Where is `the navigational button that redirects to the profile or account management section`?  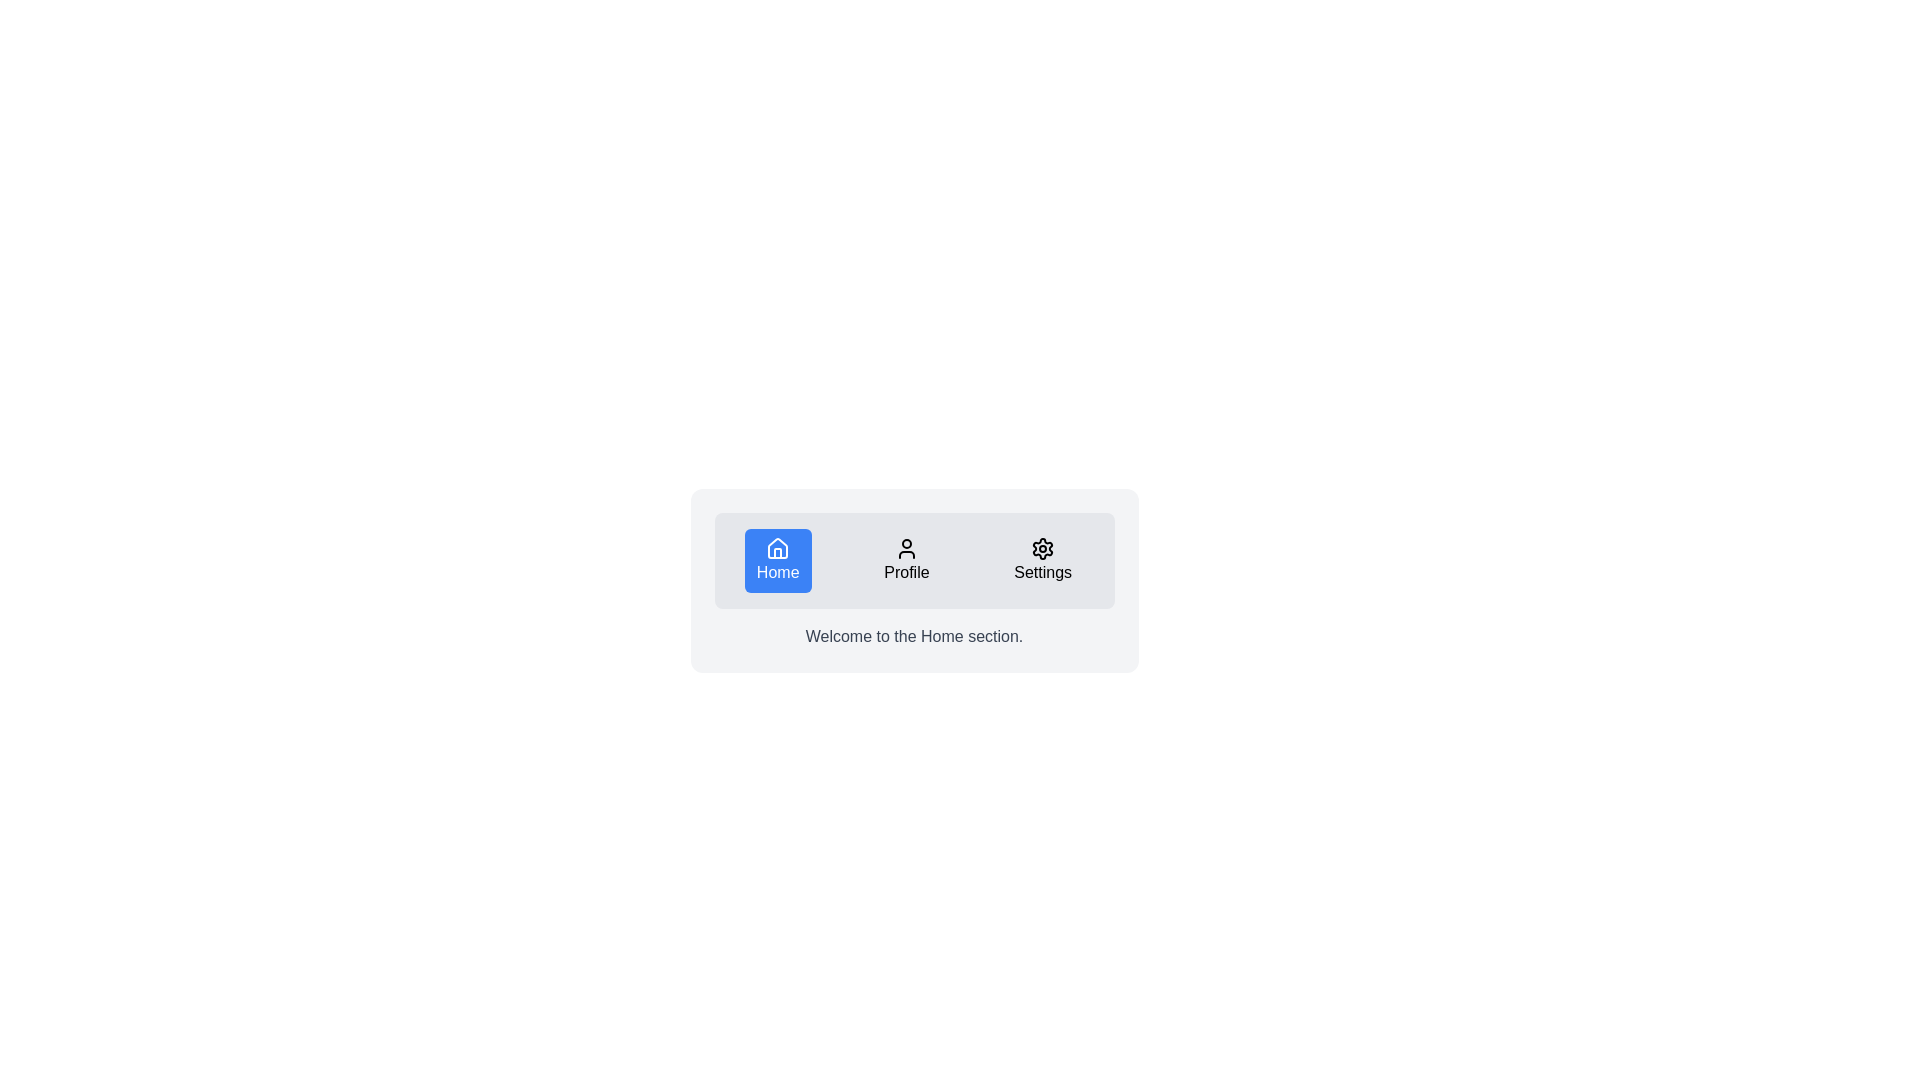
the navigational button that redirects to the profile or account management section is located at coordinates (905, 560).